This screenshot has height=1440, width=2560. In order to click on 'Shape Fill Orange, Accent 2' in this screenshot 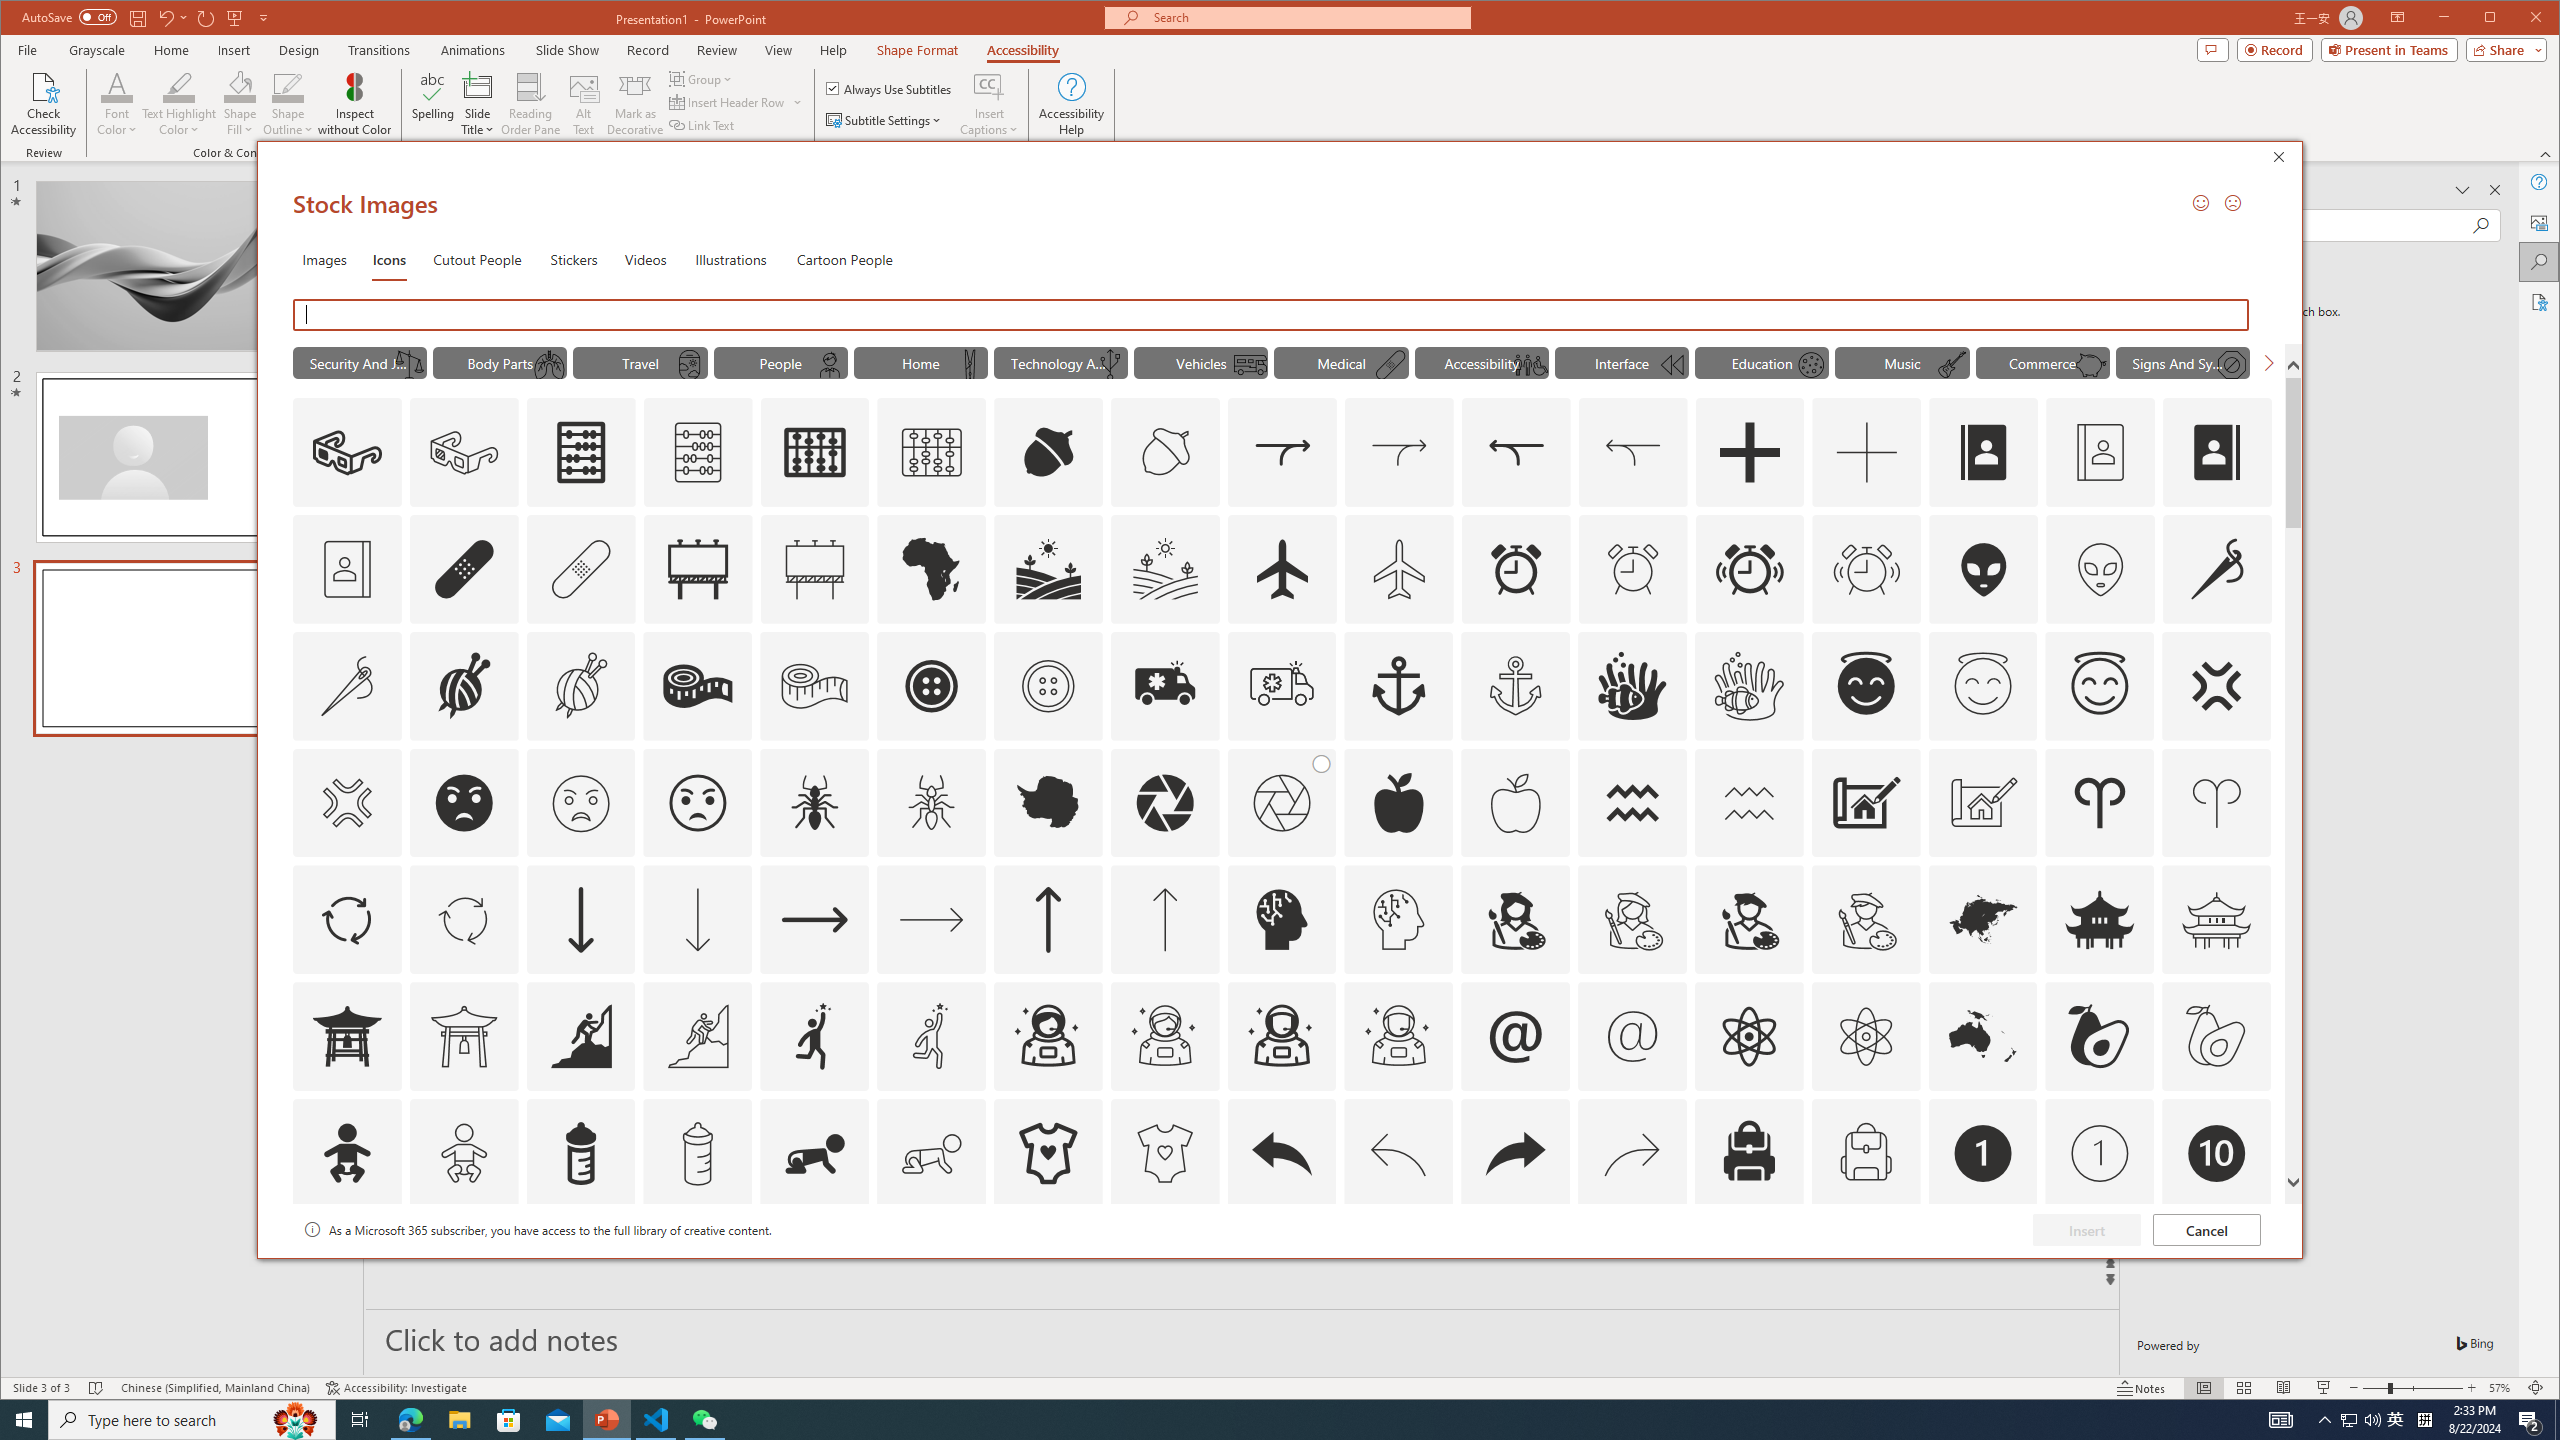, I will do `click(240, 85)`.